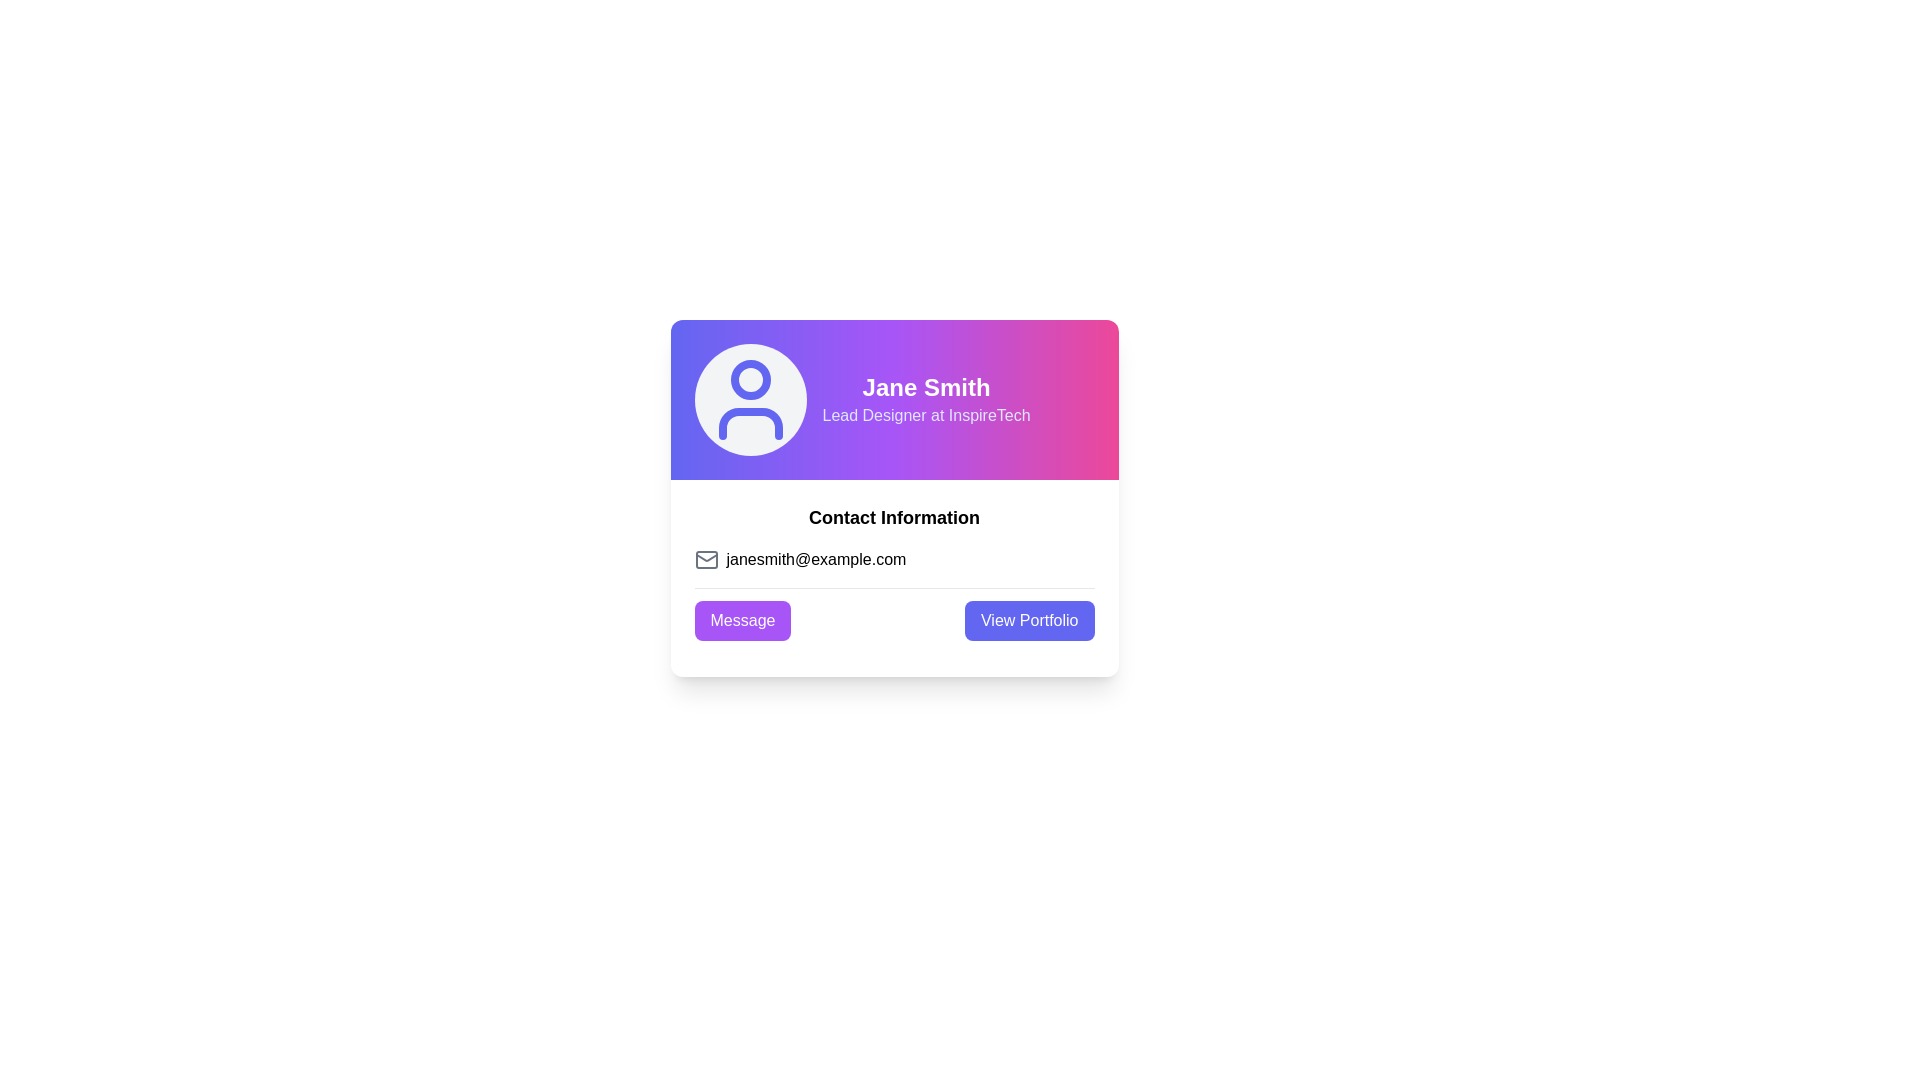  Describe the element at coordinates (749, 423) in the screenshot. I see `the decorative torso component of the user icon located at the top-left corner of the user profile card, positioned beneath the user's head icon` at that location.